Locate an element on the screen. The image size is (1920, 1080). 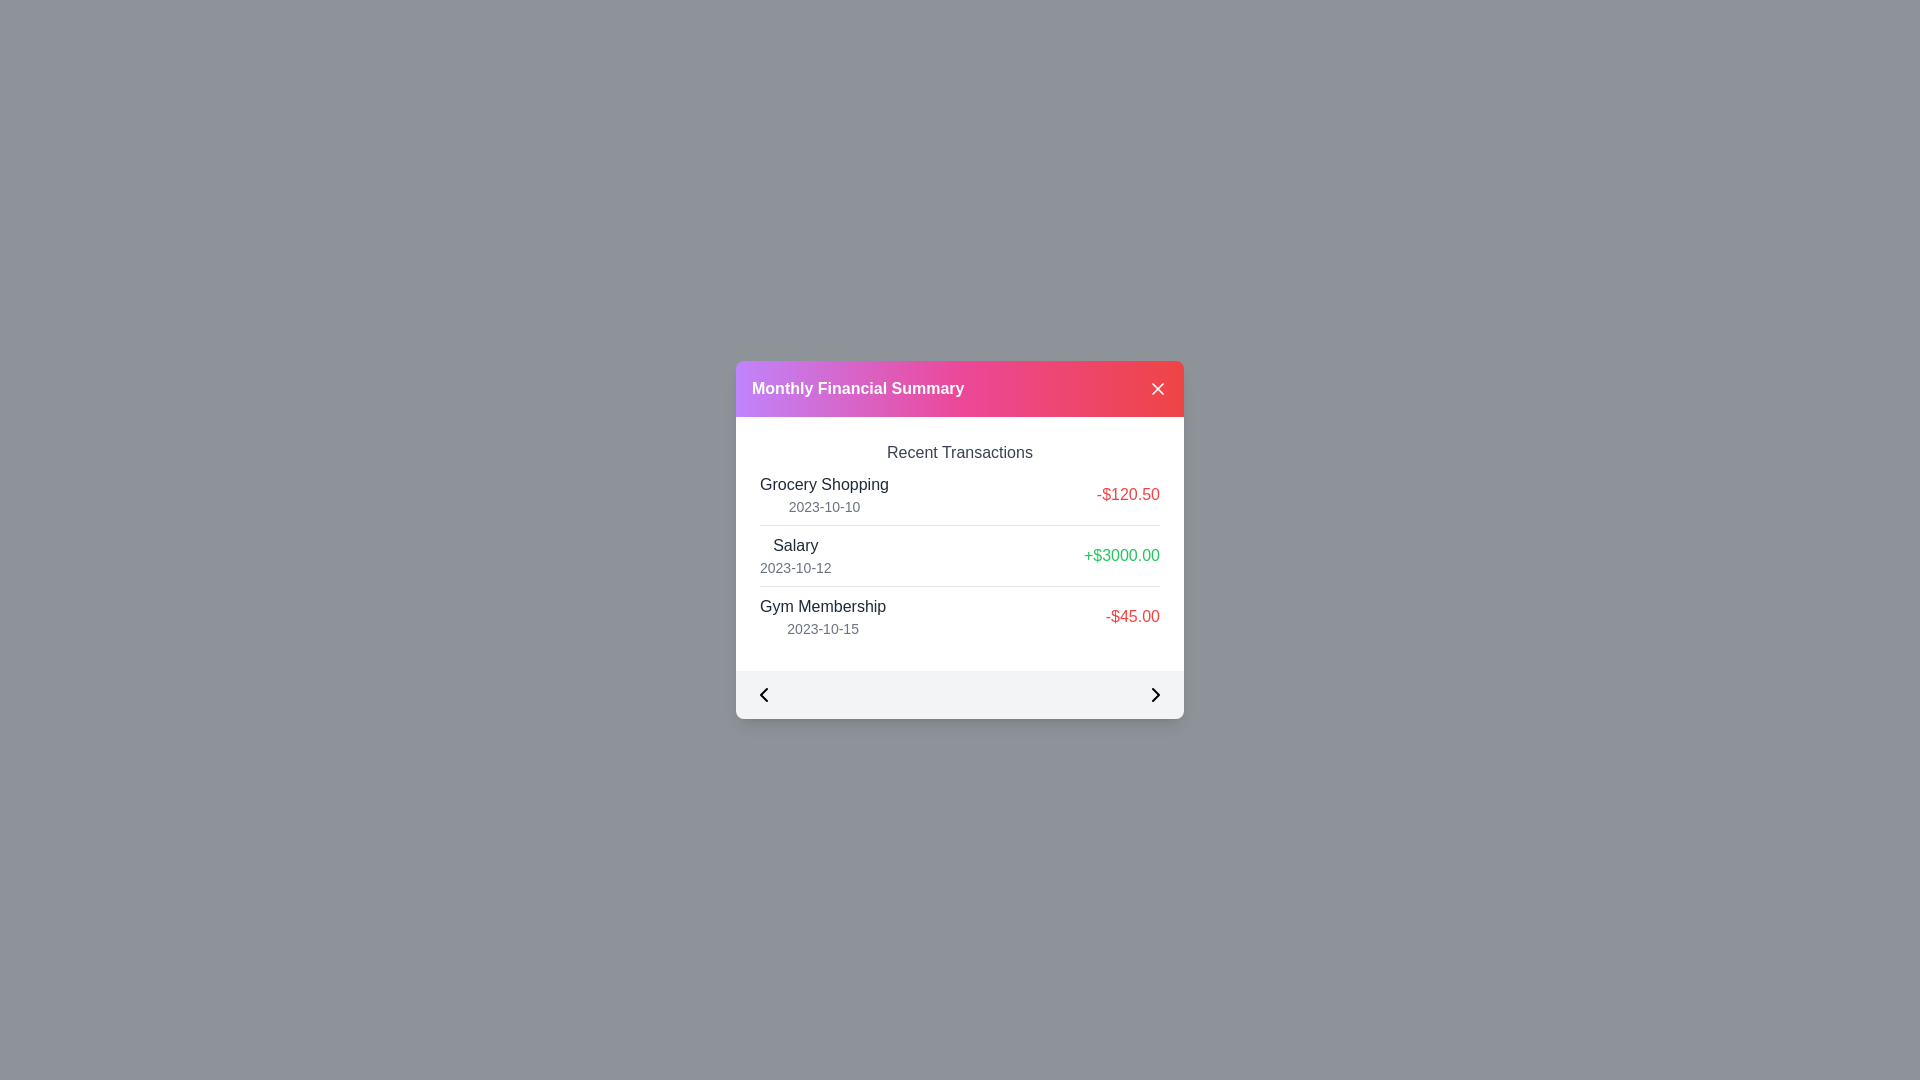
right arrow button to navigate to the next page is located at coordinates (1156, 693).